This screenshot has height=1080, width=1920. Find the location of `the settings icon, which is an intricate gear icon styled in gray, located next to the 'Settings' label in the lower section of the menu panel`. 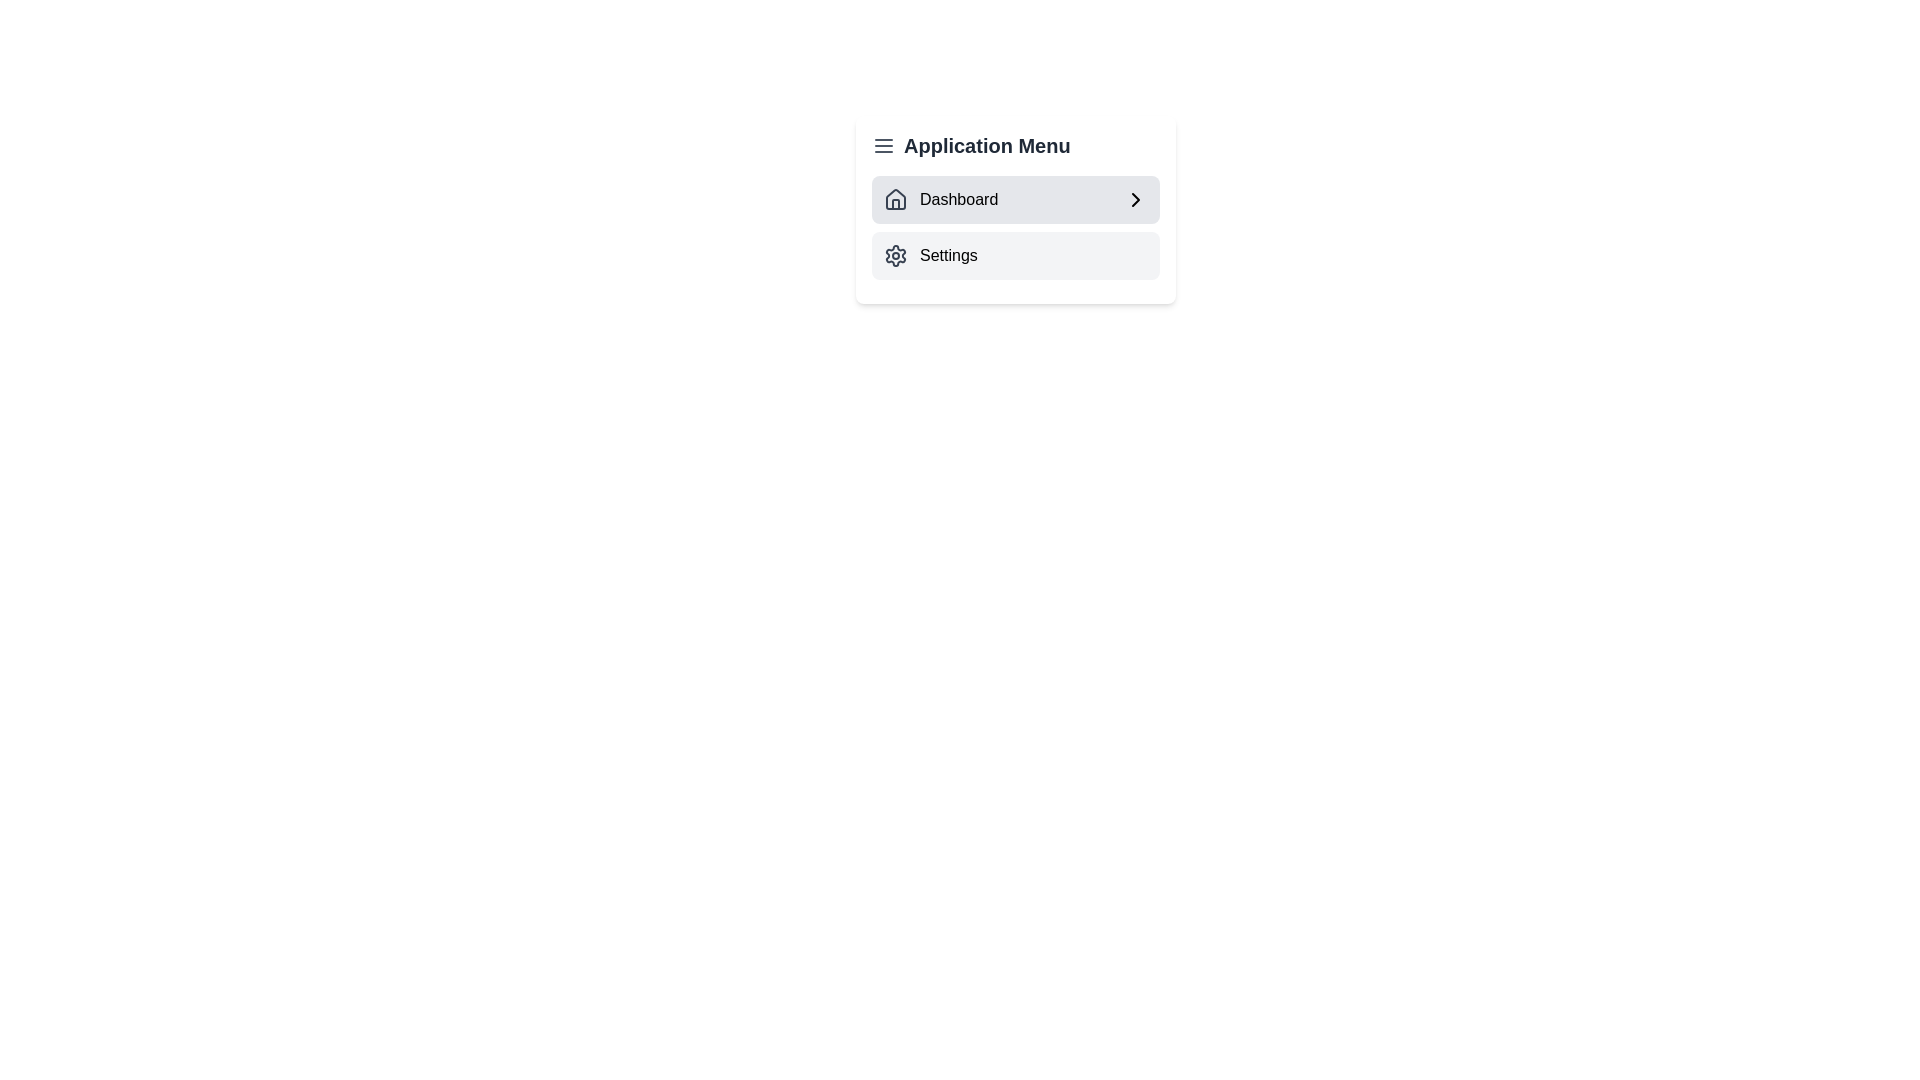

the settings icon, which is an intricate gear icon styled in gray, located next to the 'Settings' label in the lower section of the menu panel is located at coordinates (895, 254).